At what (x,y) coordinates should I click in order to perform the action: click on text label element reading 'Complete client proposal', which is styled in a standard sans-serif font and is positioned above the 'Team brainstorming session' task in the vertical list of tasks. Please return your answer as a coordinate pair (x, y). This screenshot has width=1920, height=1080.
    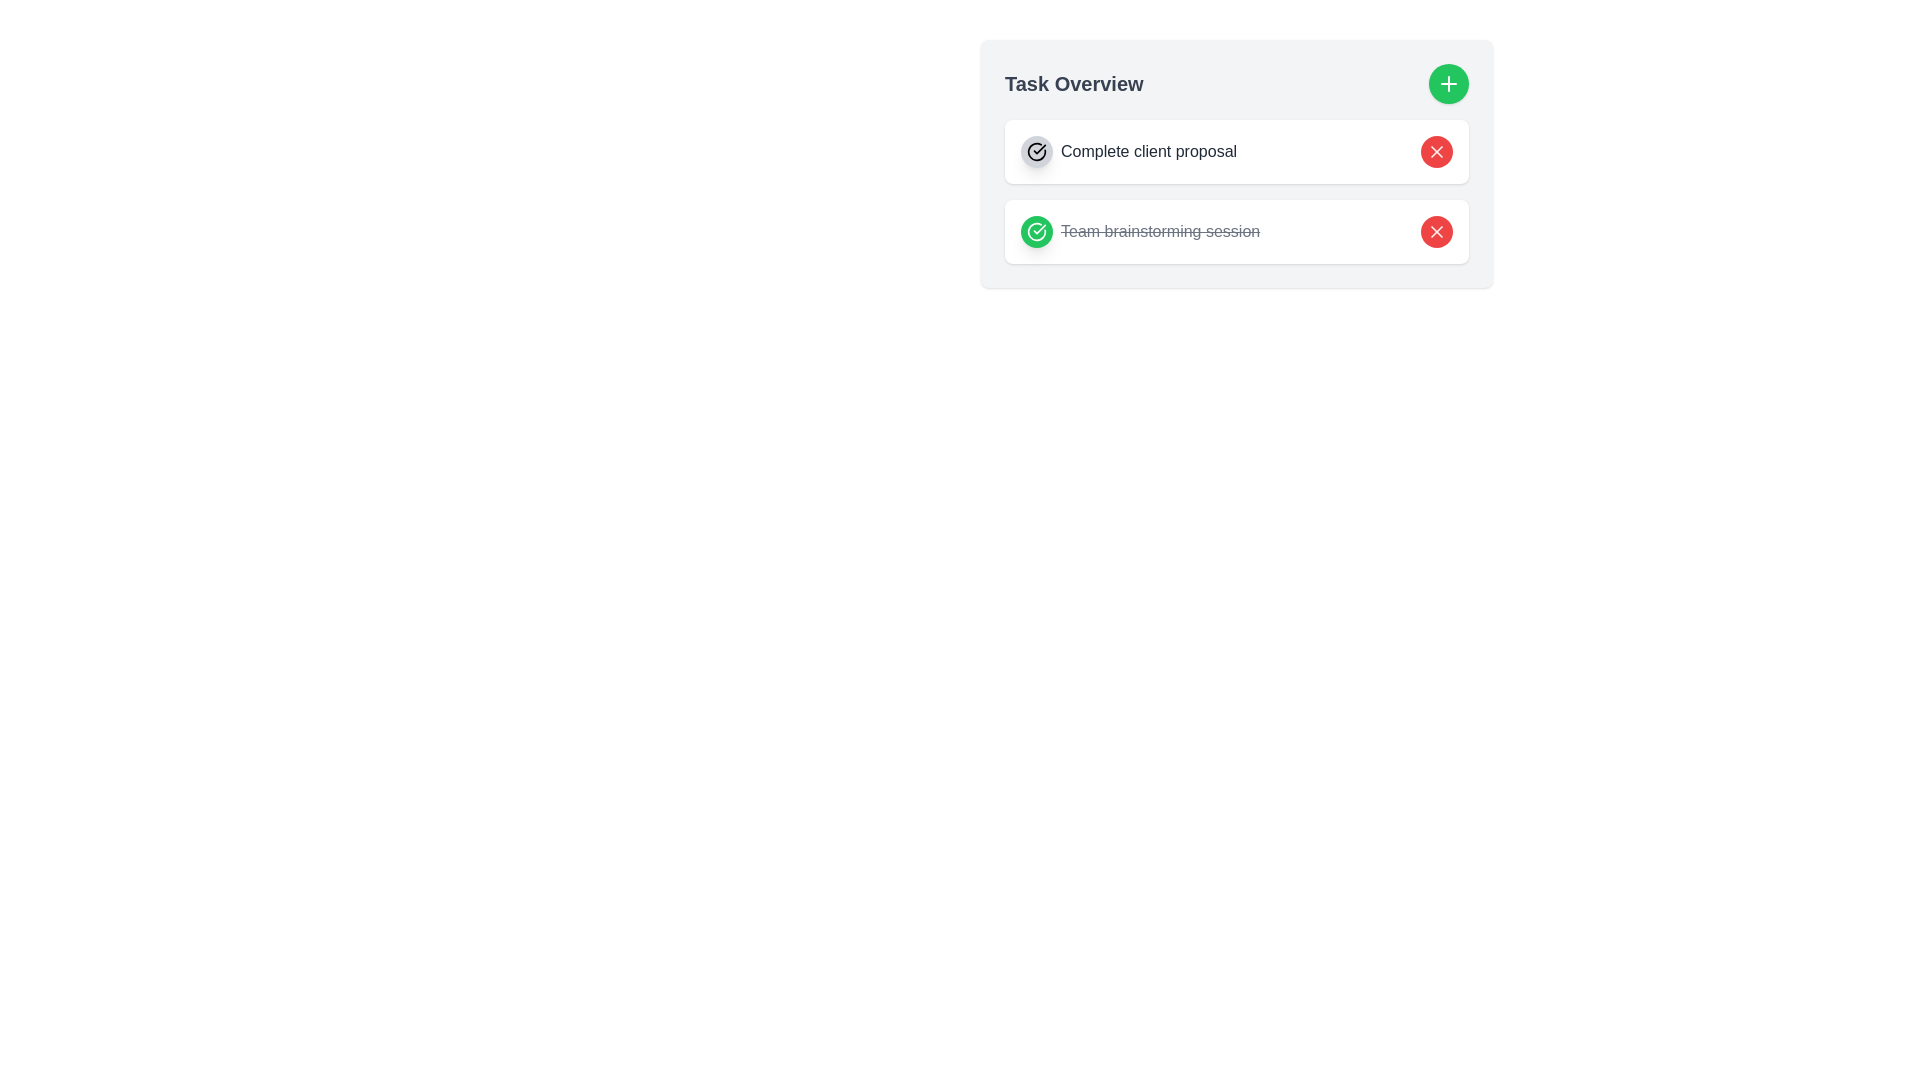
    Looking at the image, I should click on (1128, 150).